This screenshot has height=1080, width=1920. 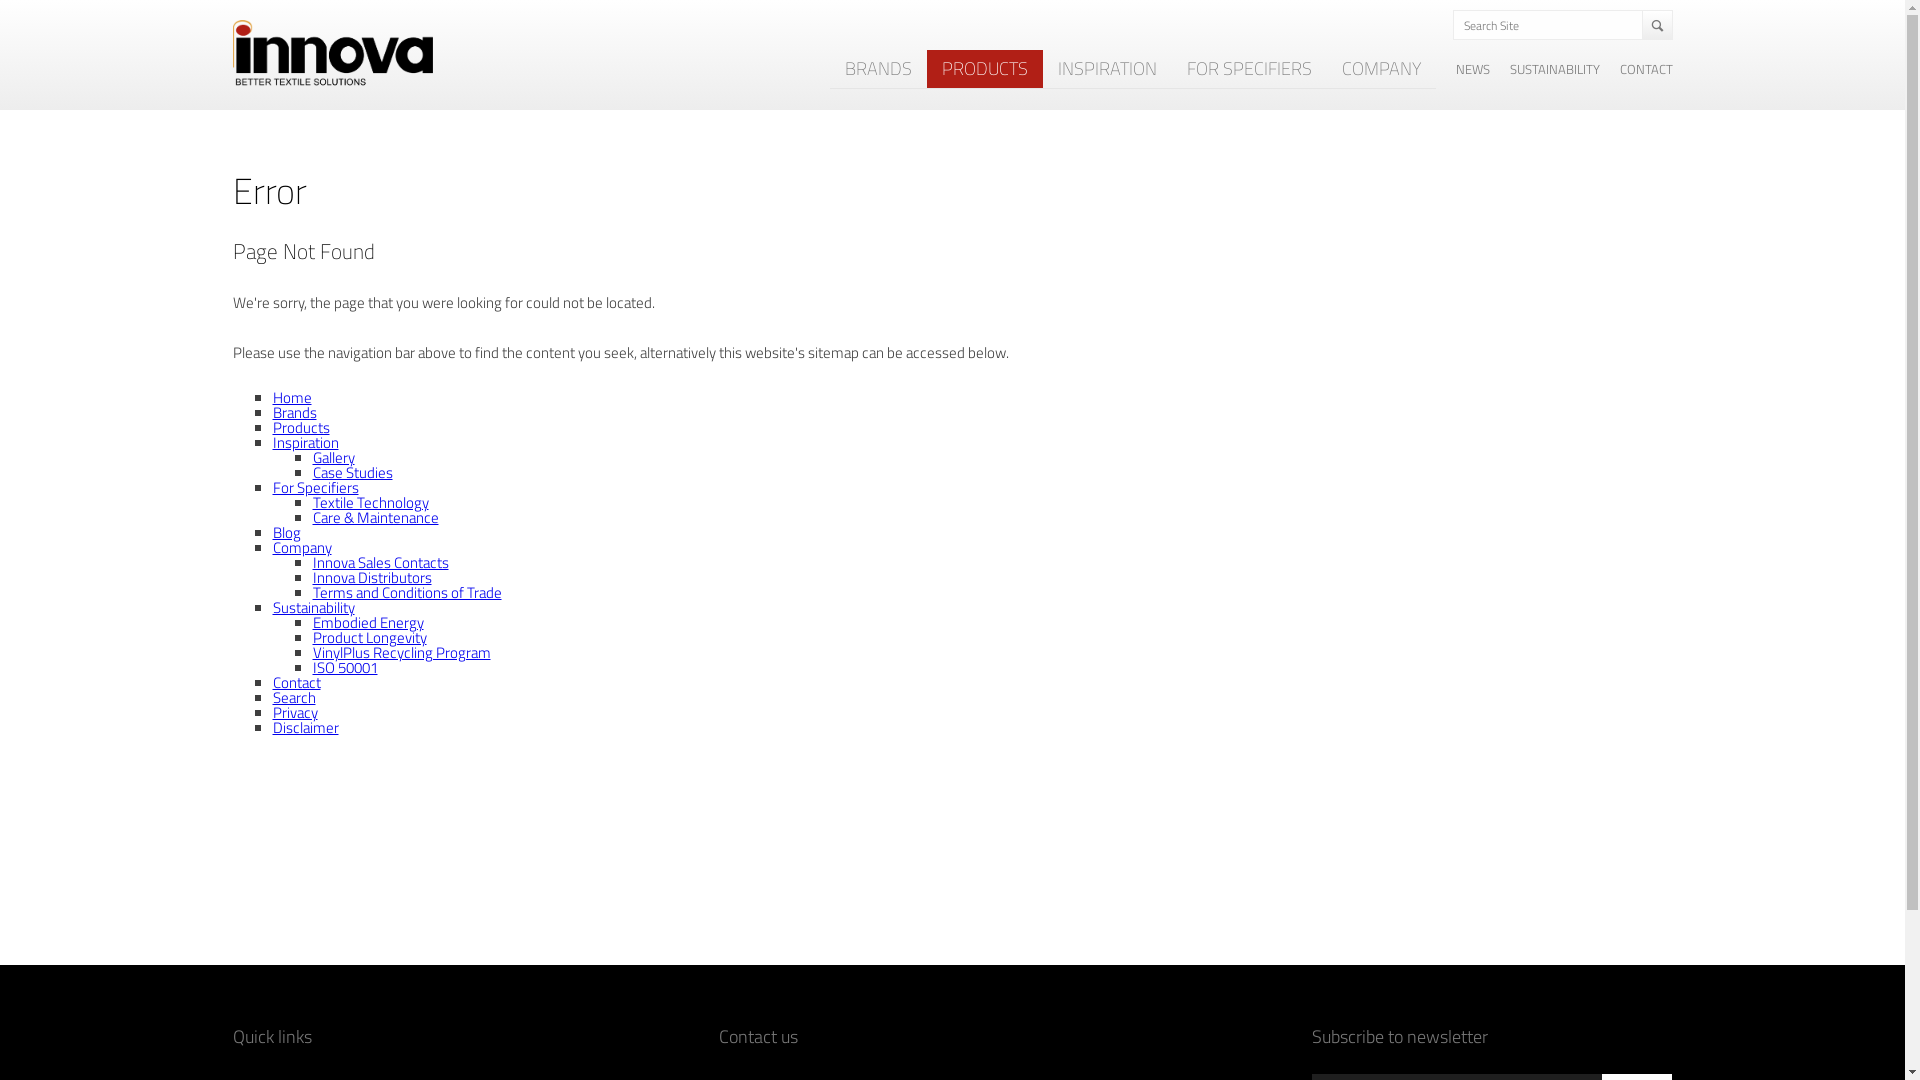 I want to click on 'Search', so click(x=292, y=696).